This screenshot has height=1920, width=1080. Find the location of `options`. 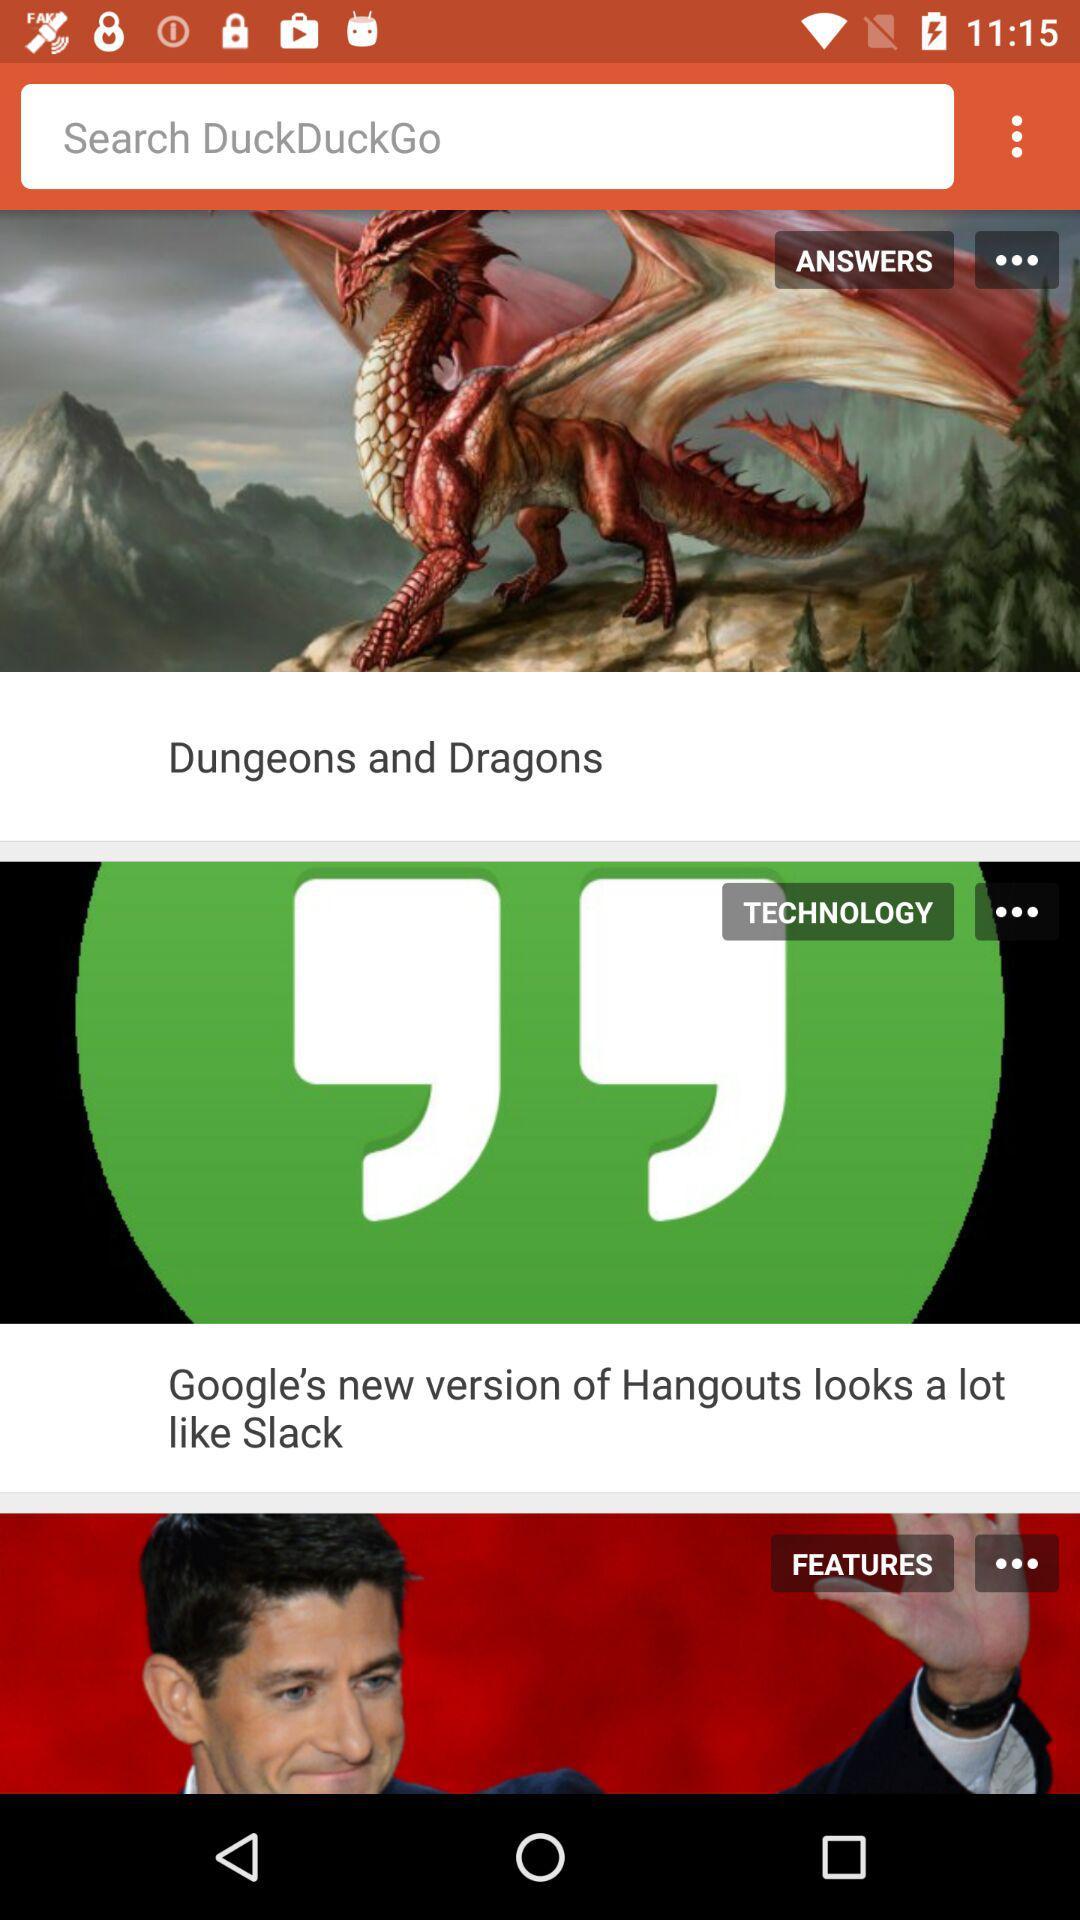

options is located at coordinates (1017, 135).